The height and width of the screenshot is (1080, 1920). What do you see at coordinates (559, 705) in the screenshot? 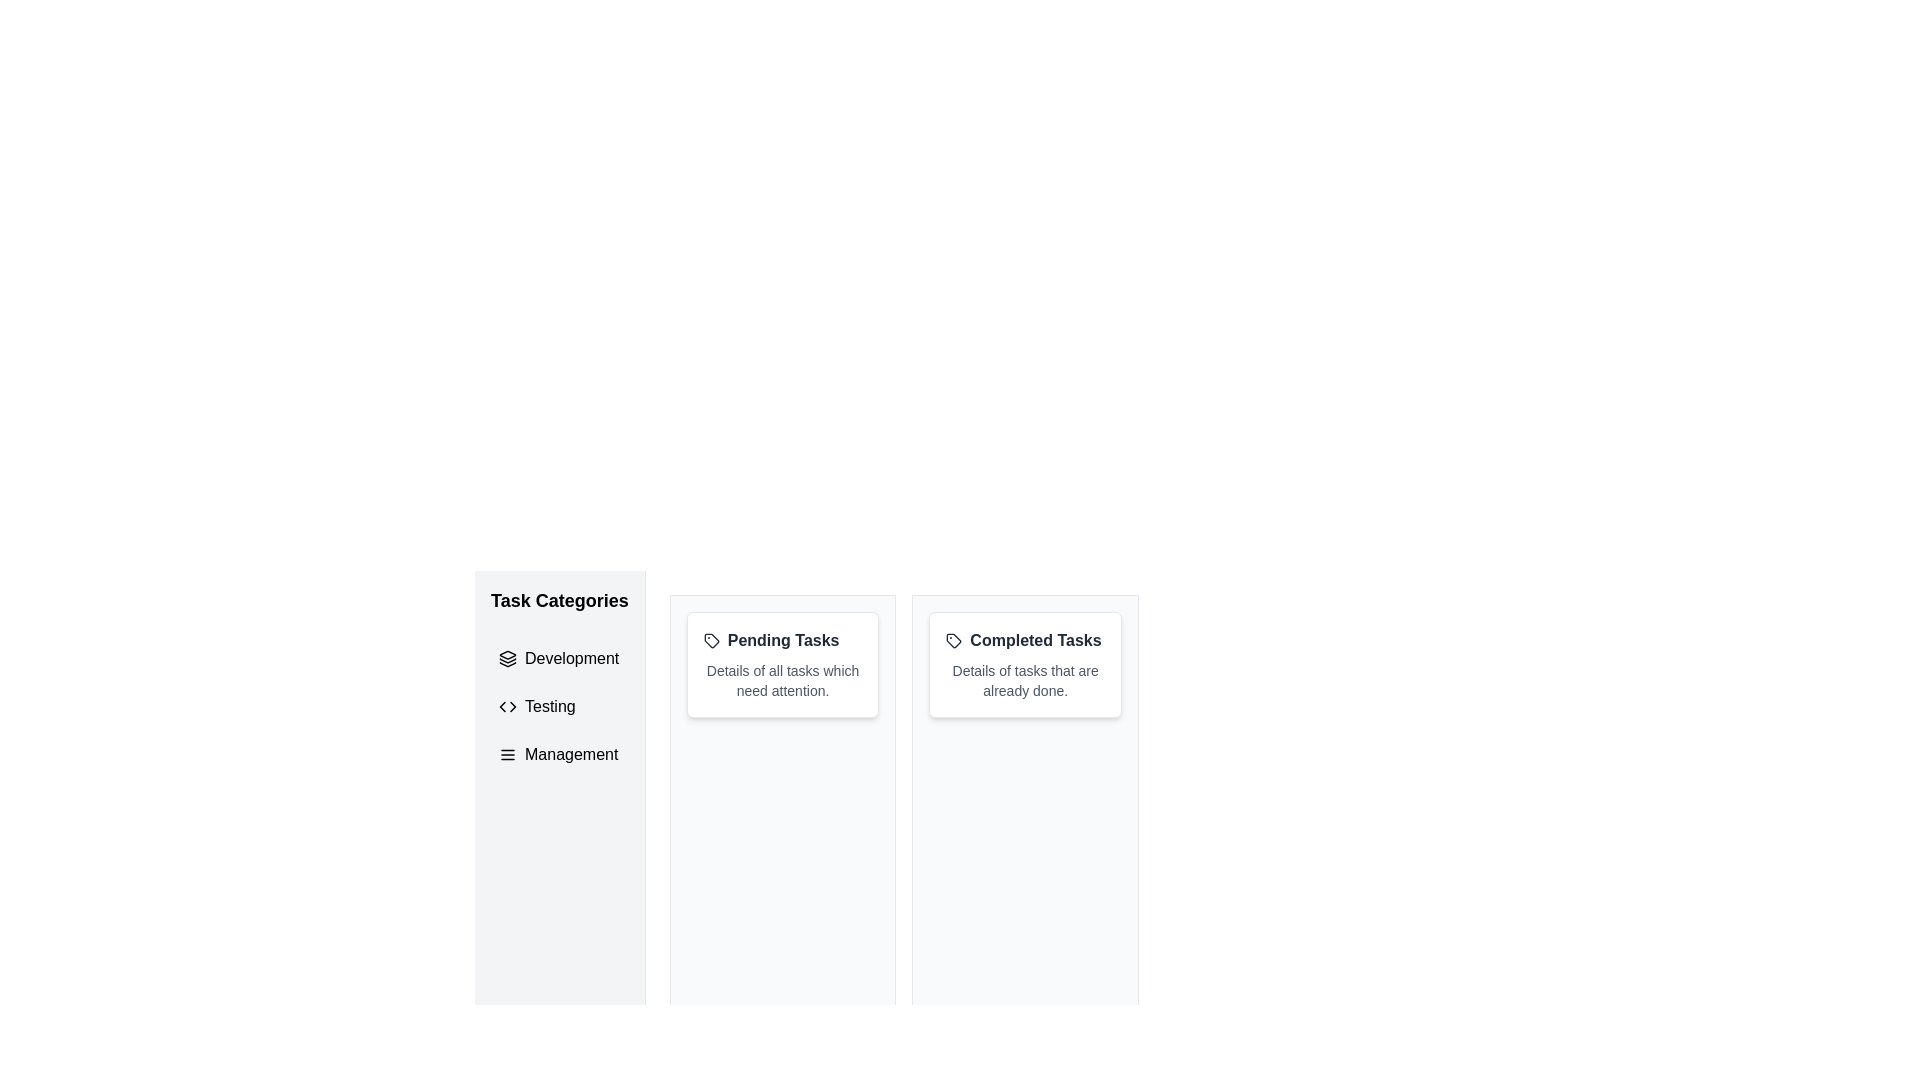
I see `the second menu item in the 'Task Categories' sidebar` at bounding box center [559, 705].